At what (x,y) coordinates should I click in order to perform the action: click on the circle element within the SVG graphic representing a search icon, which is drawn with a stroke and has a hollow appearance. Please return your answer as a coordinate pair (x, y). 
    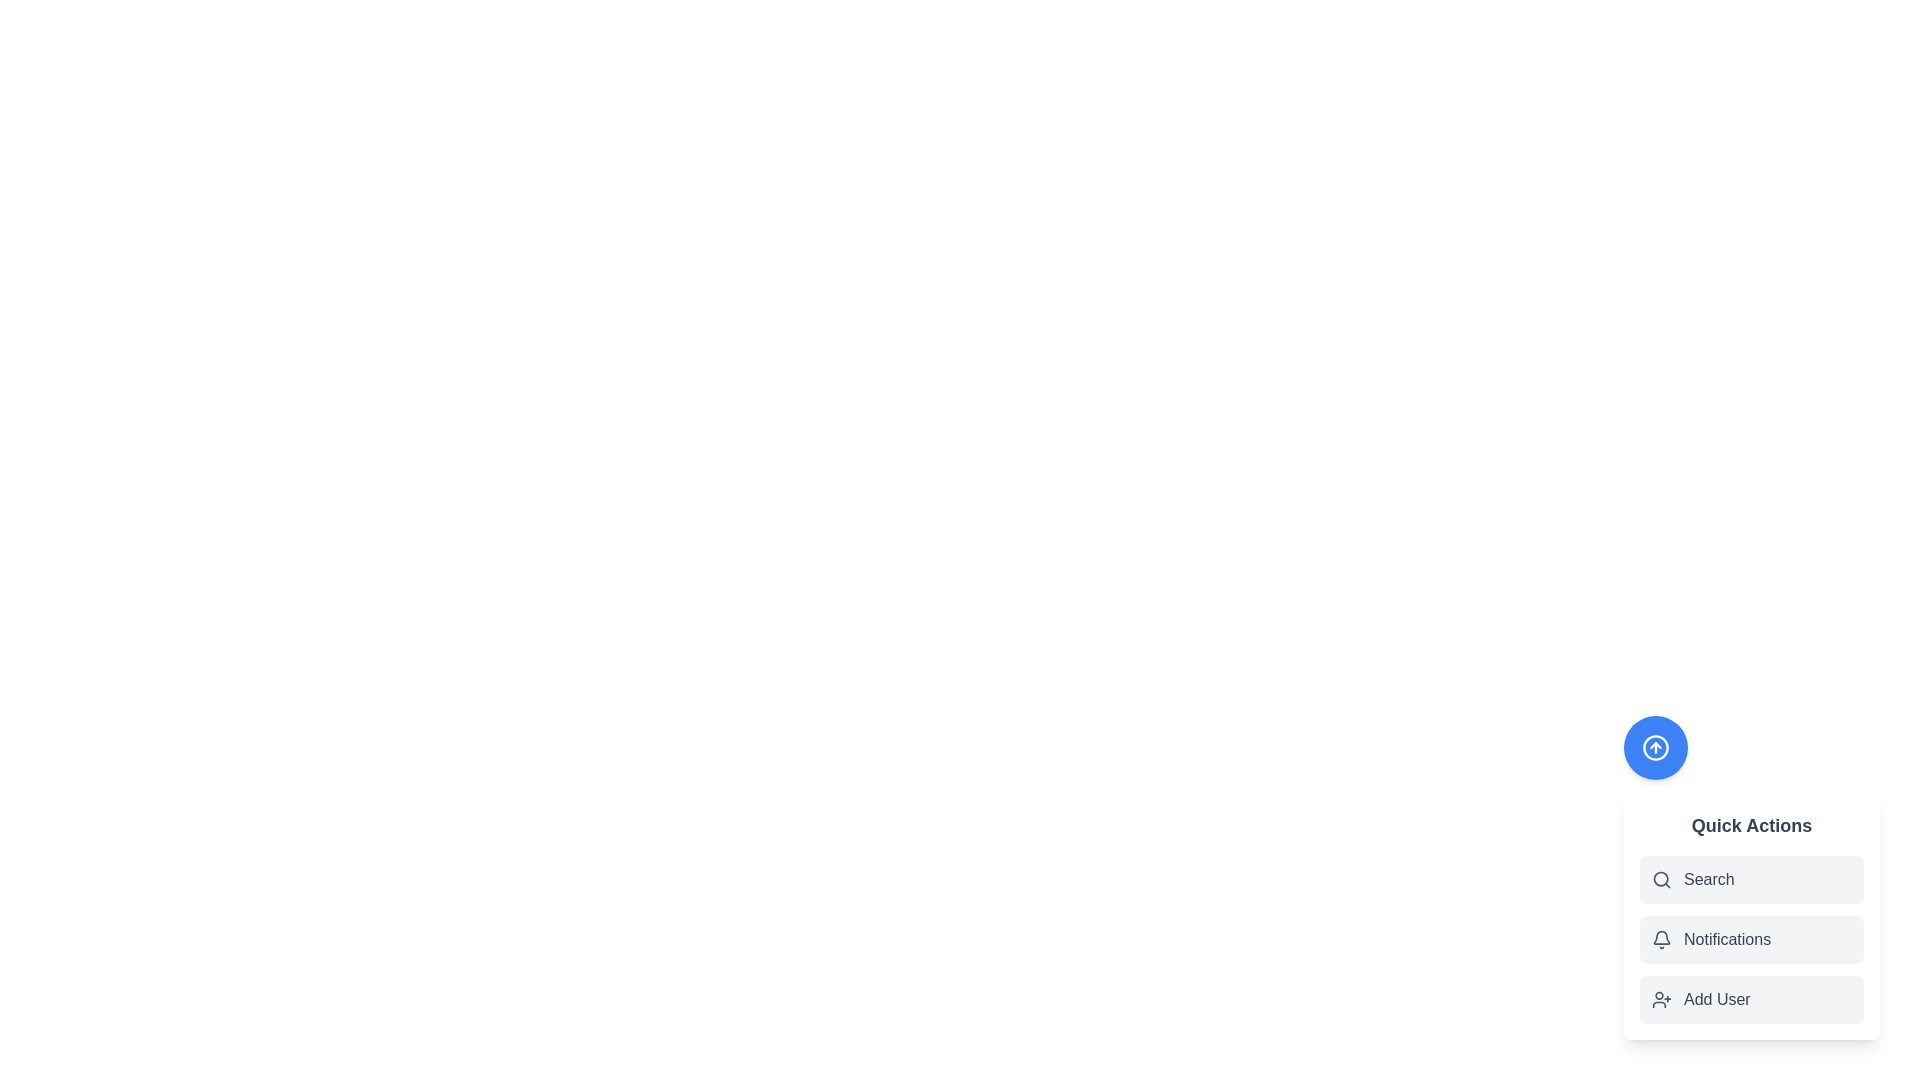
    Looking at the image, I should click on (1661, 878).